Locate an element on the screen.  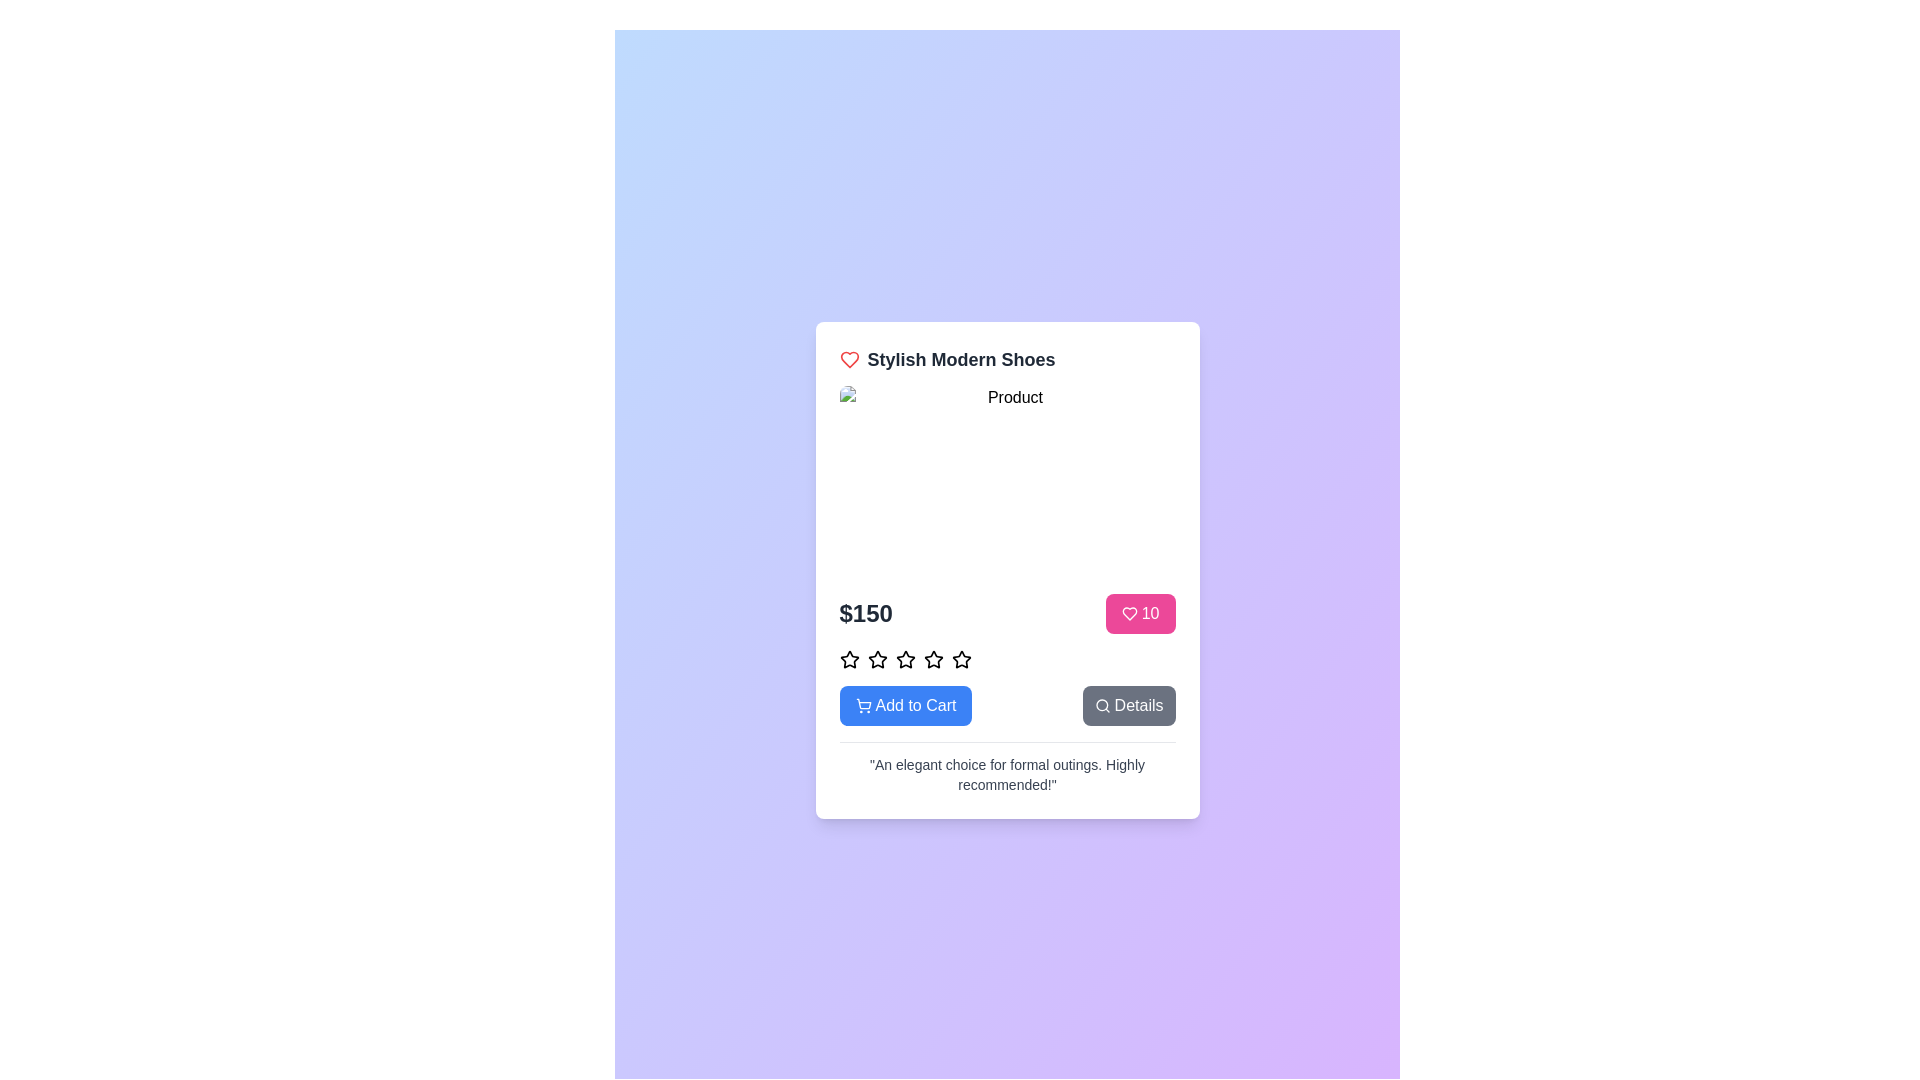
descriptive review or testimonial text located at the bottom of the card component, directly beneath the blue 'Add to Cart' button and the gray 'Details' button is located at coordinates (1007, 773).